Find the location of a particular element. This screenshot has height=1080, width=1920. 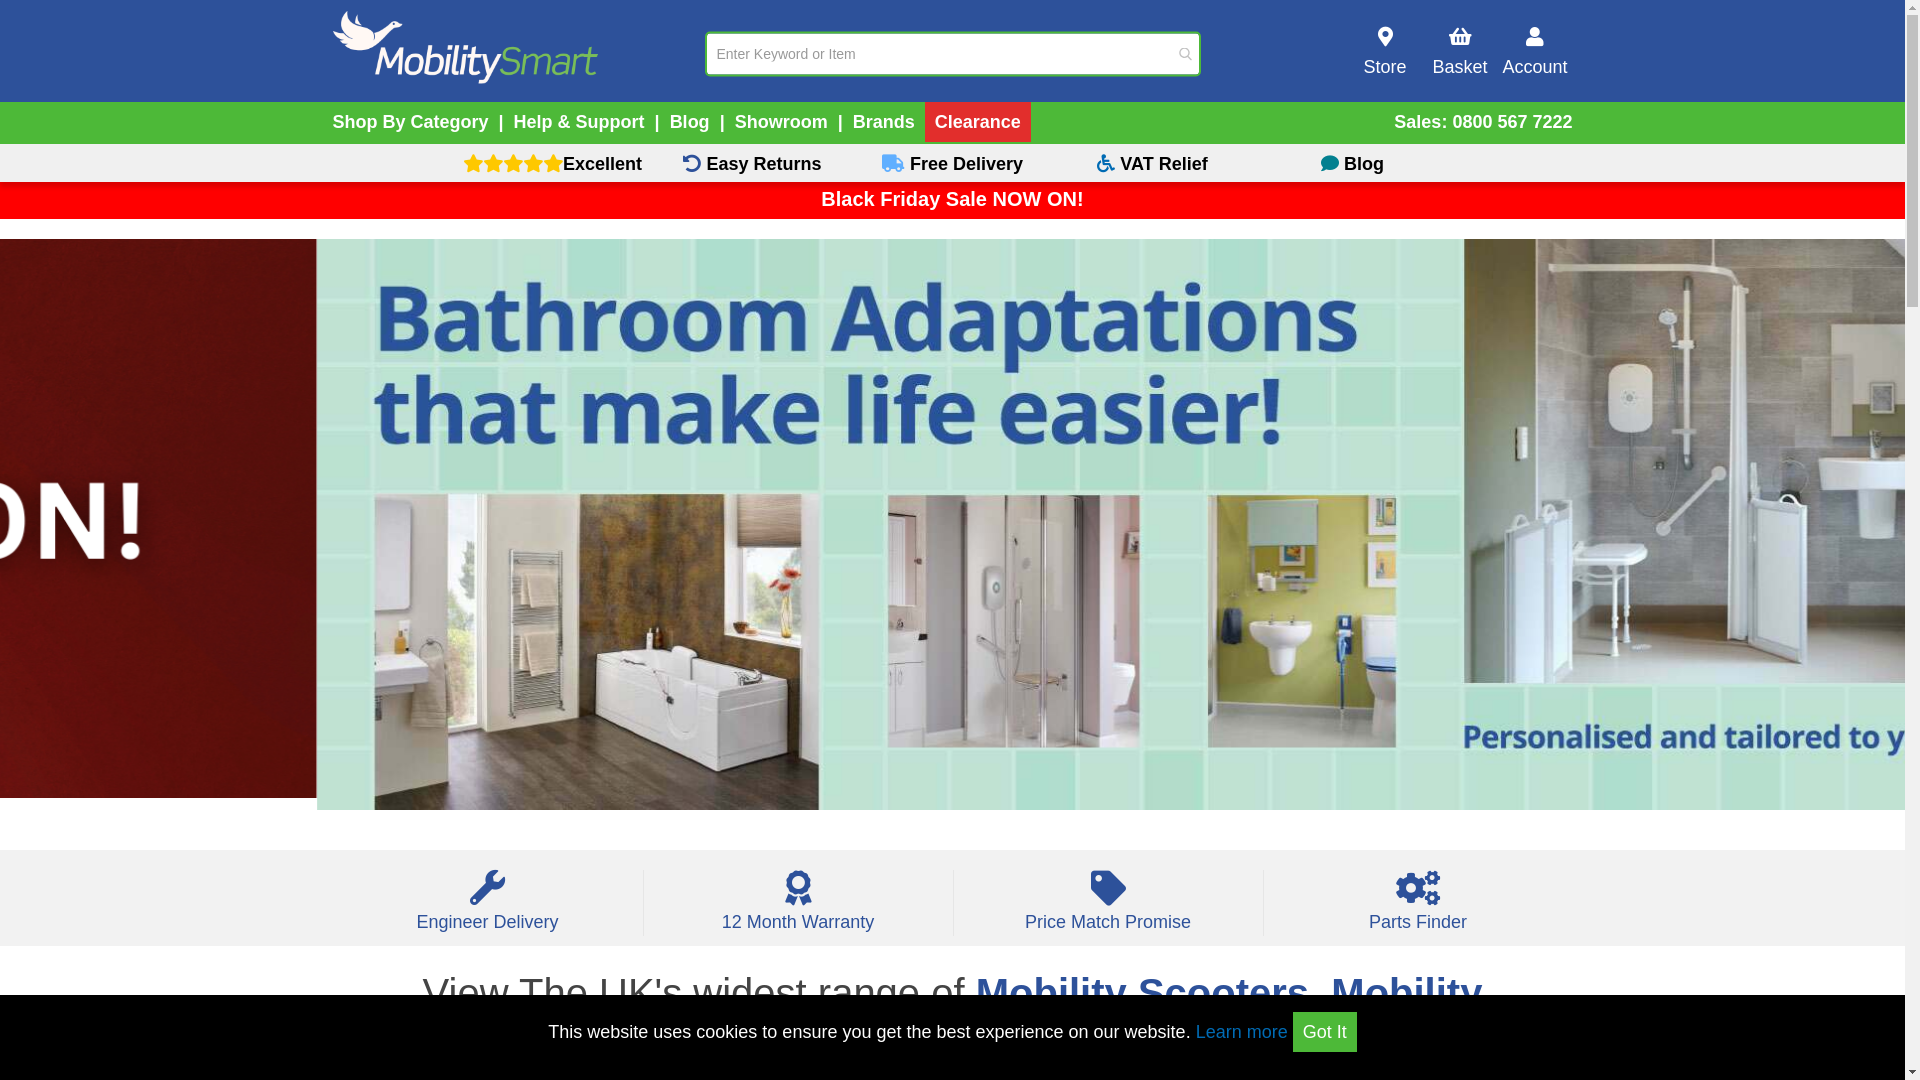

'Free Delivery' is located at coordinates (950, 162).